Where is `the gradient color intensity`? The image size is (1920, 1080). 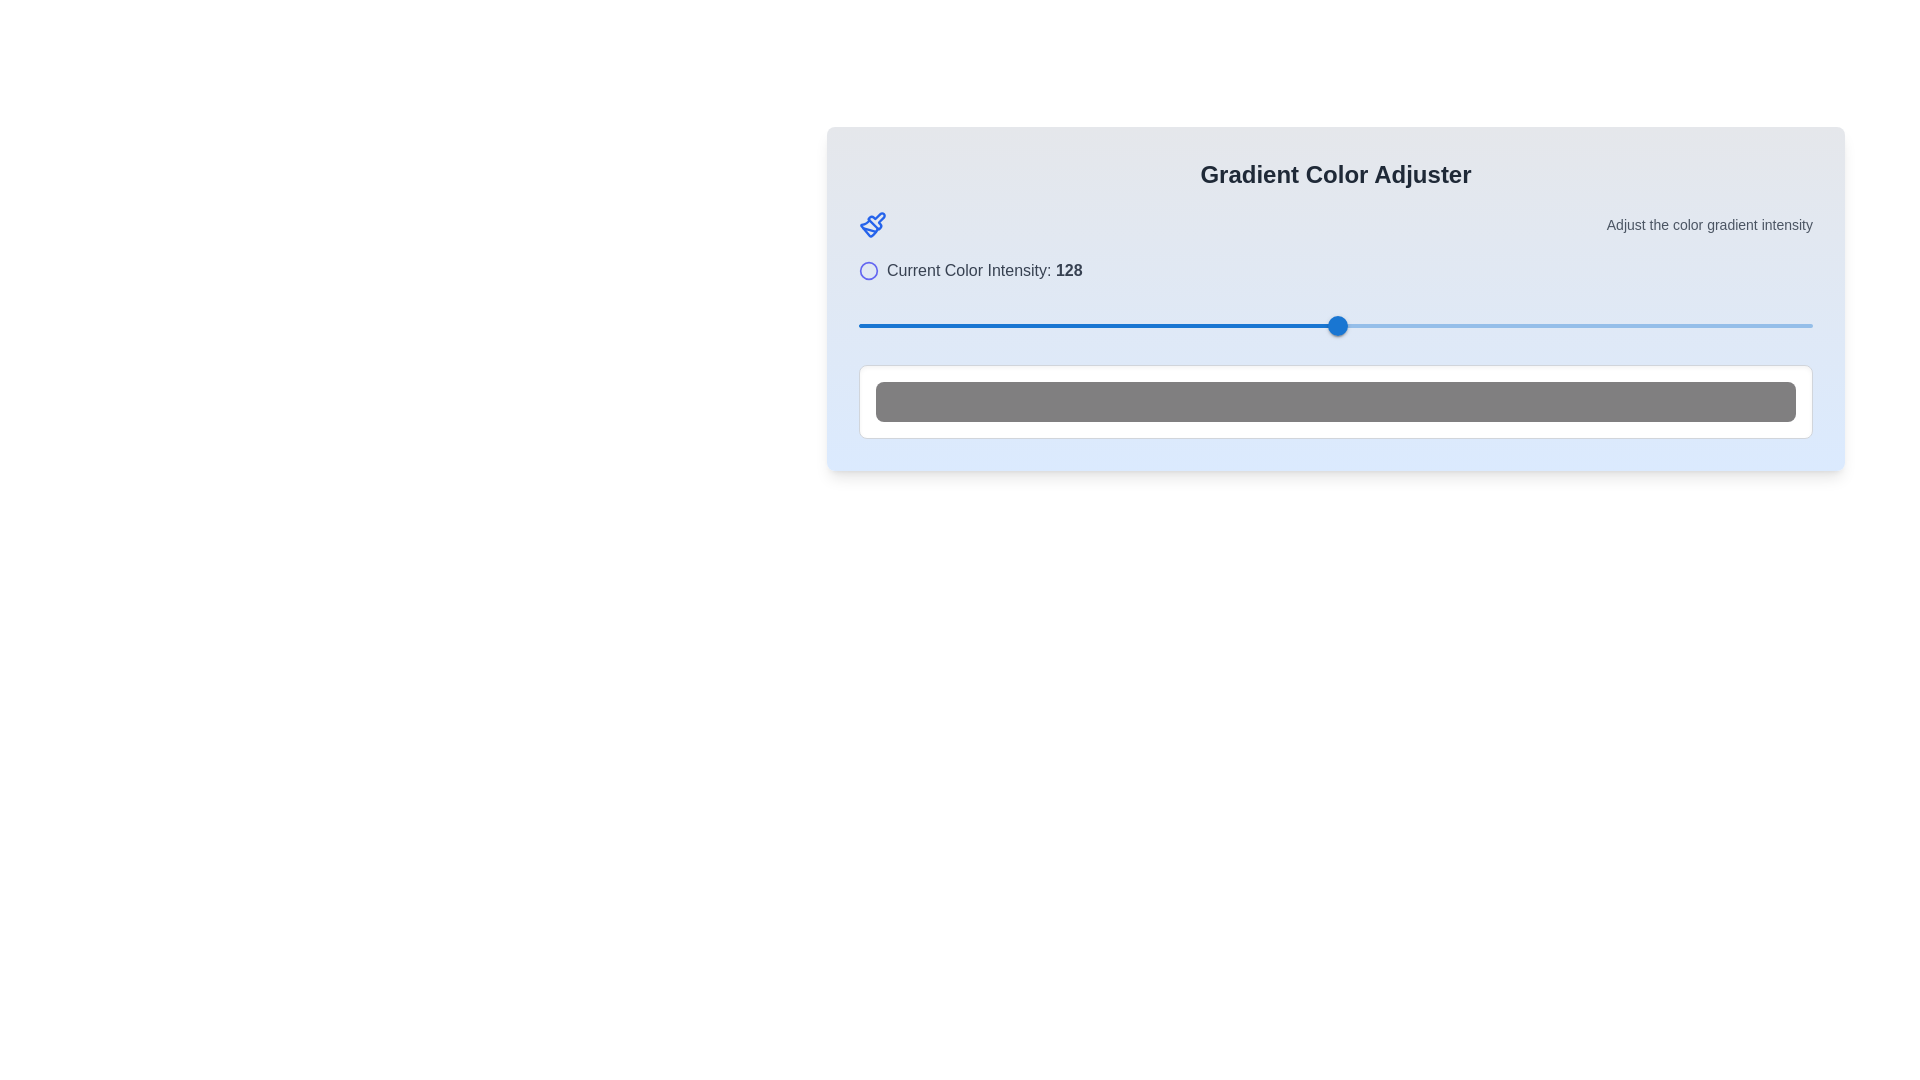
the gradient color intensity is located at coordinates (906, 325).